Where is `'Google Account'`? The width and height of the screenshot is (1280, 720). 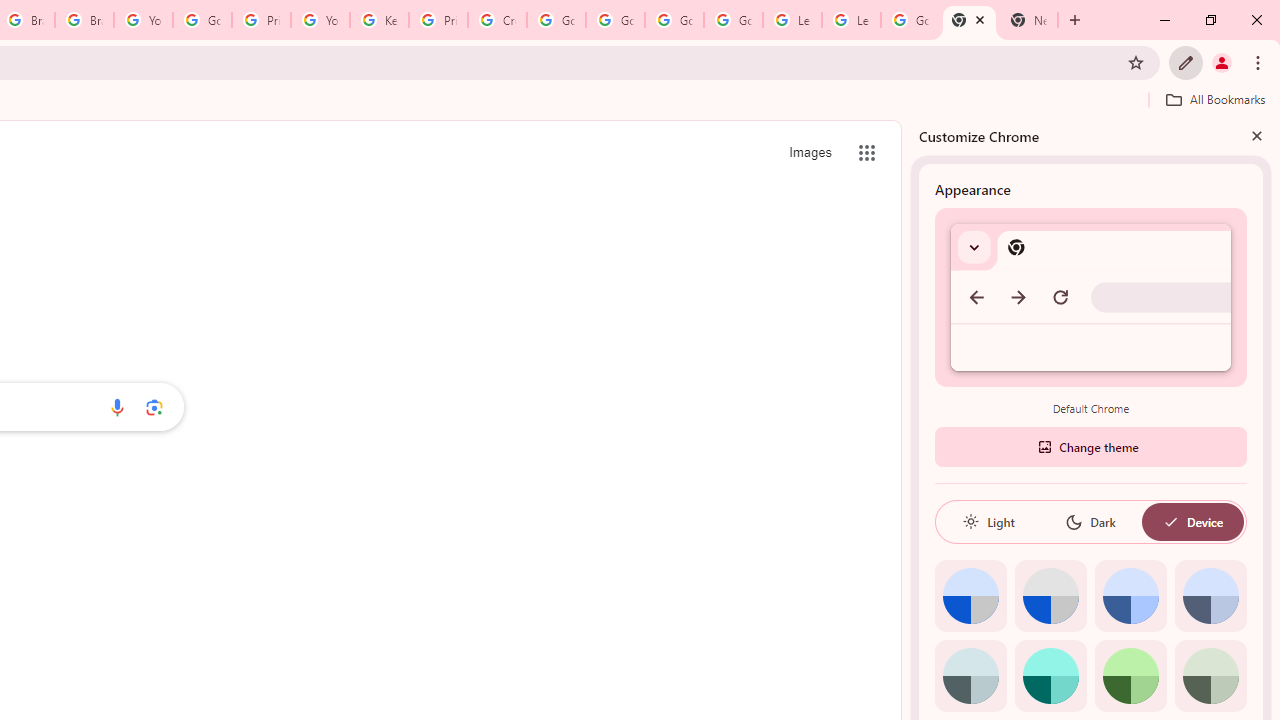 'Google Account' is located at coordinates (909, 20).